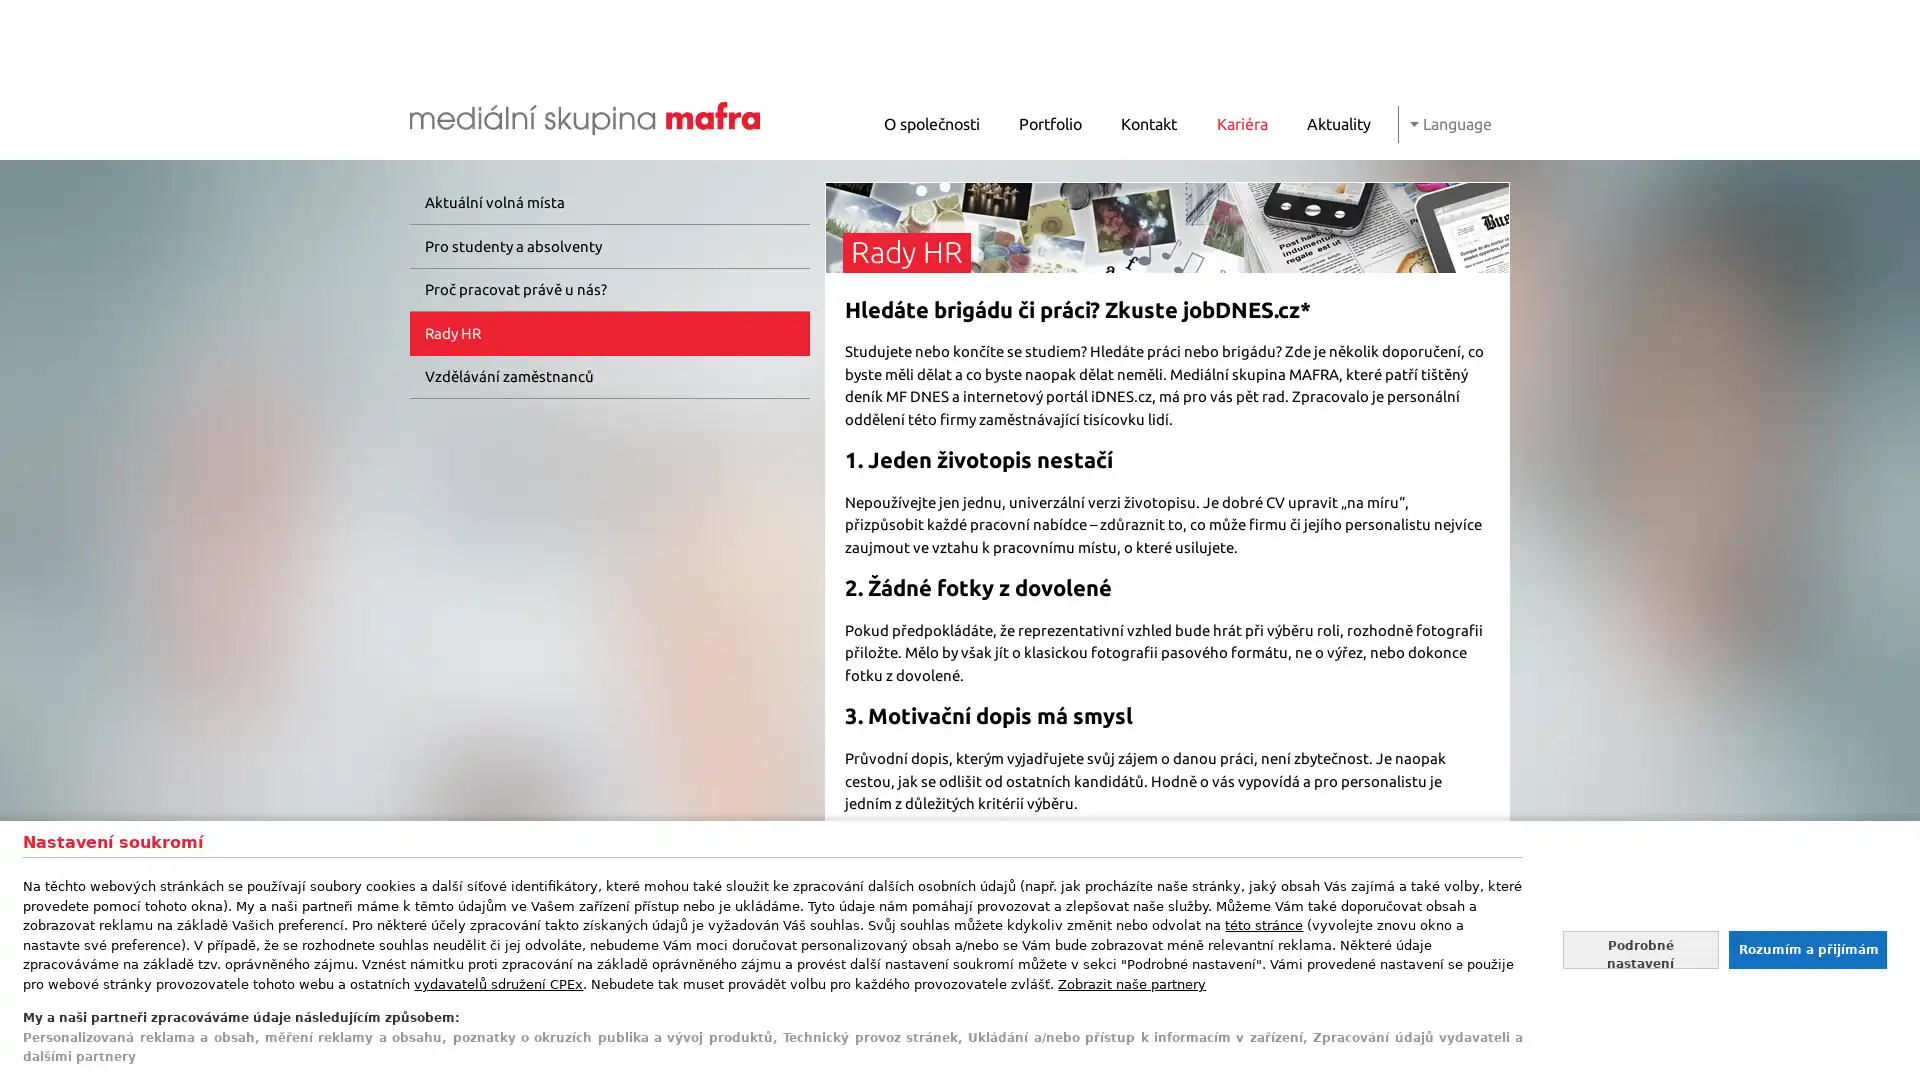  I want to click on Nastavte sve souhlasy, so click(1640, 948).